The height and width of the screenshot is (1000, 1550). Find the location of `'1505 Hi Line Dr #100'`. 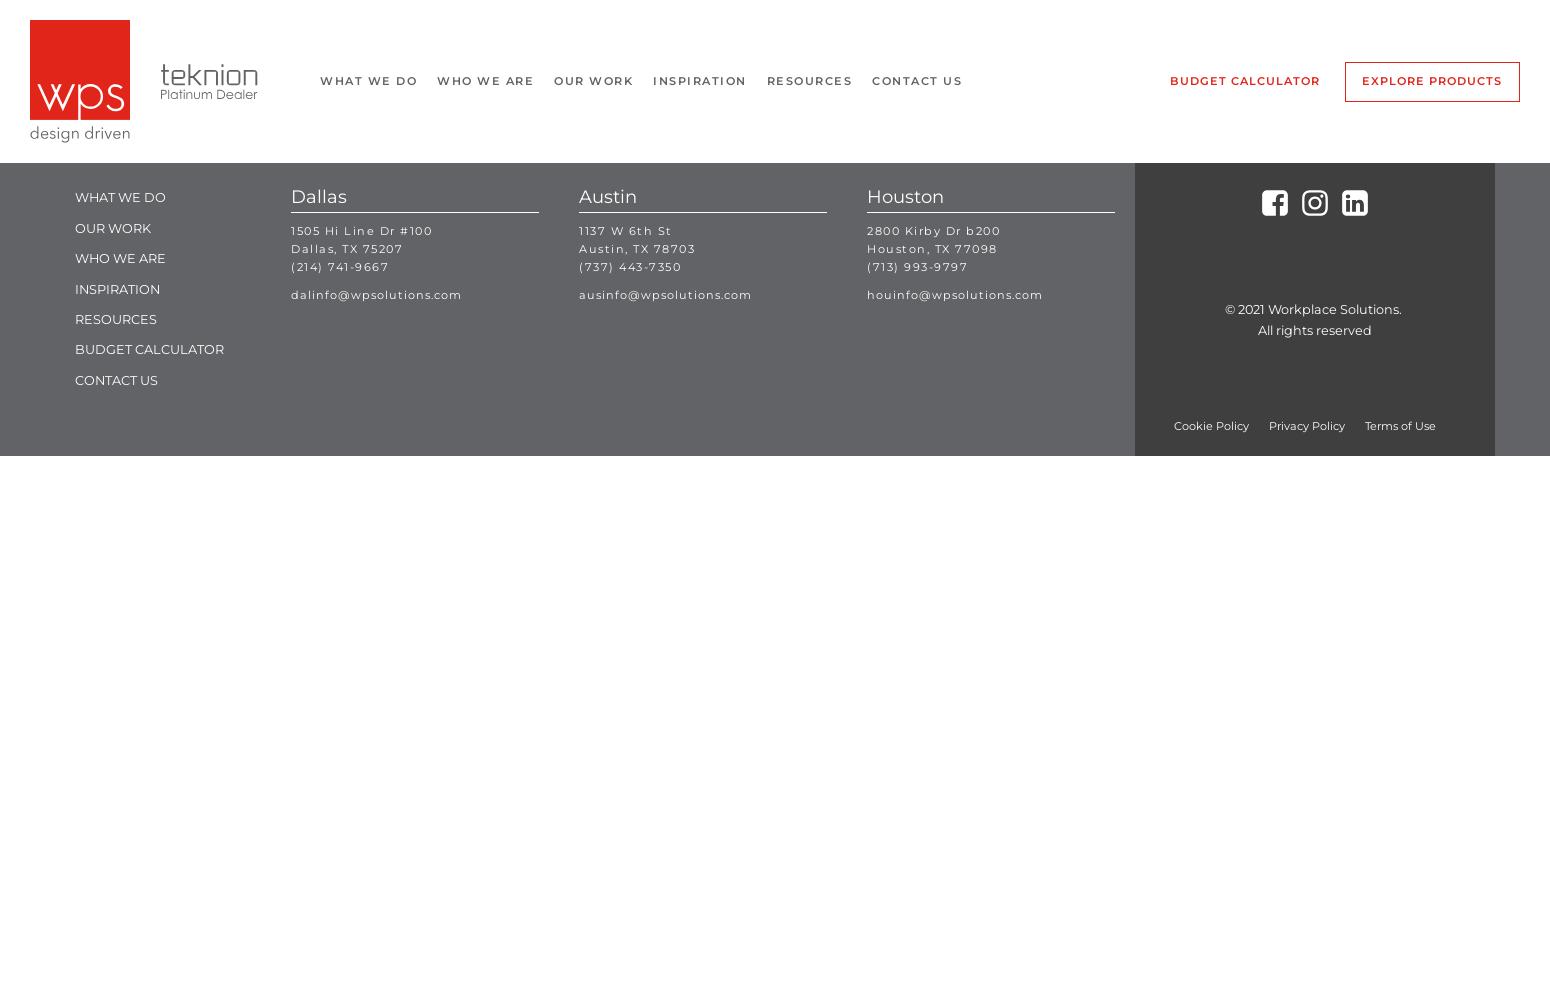

'1505 Hi Line Dr #100' is located at coordinates (360, 229).